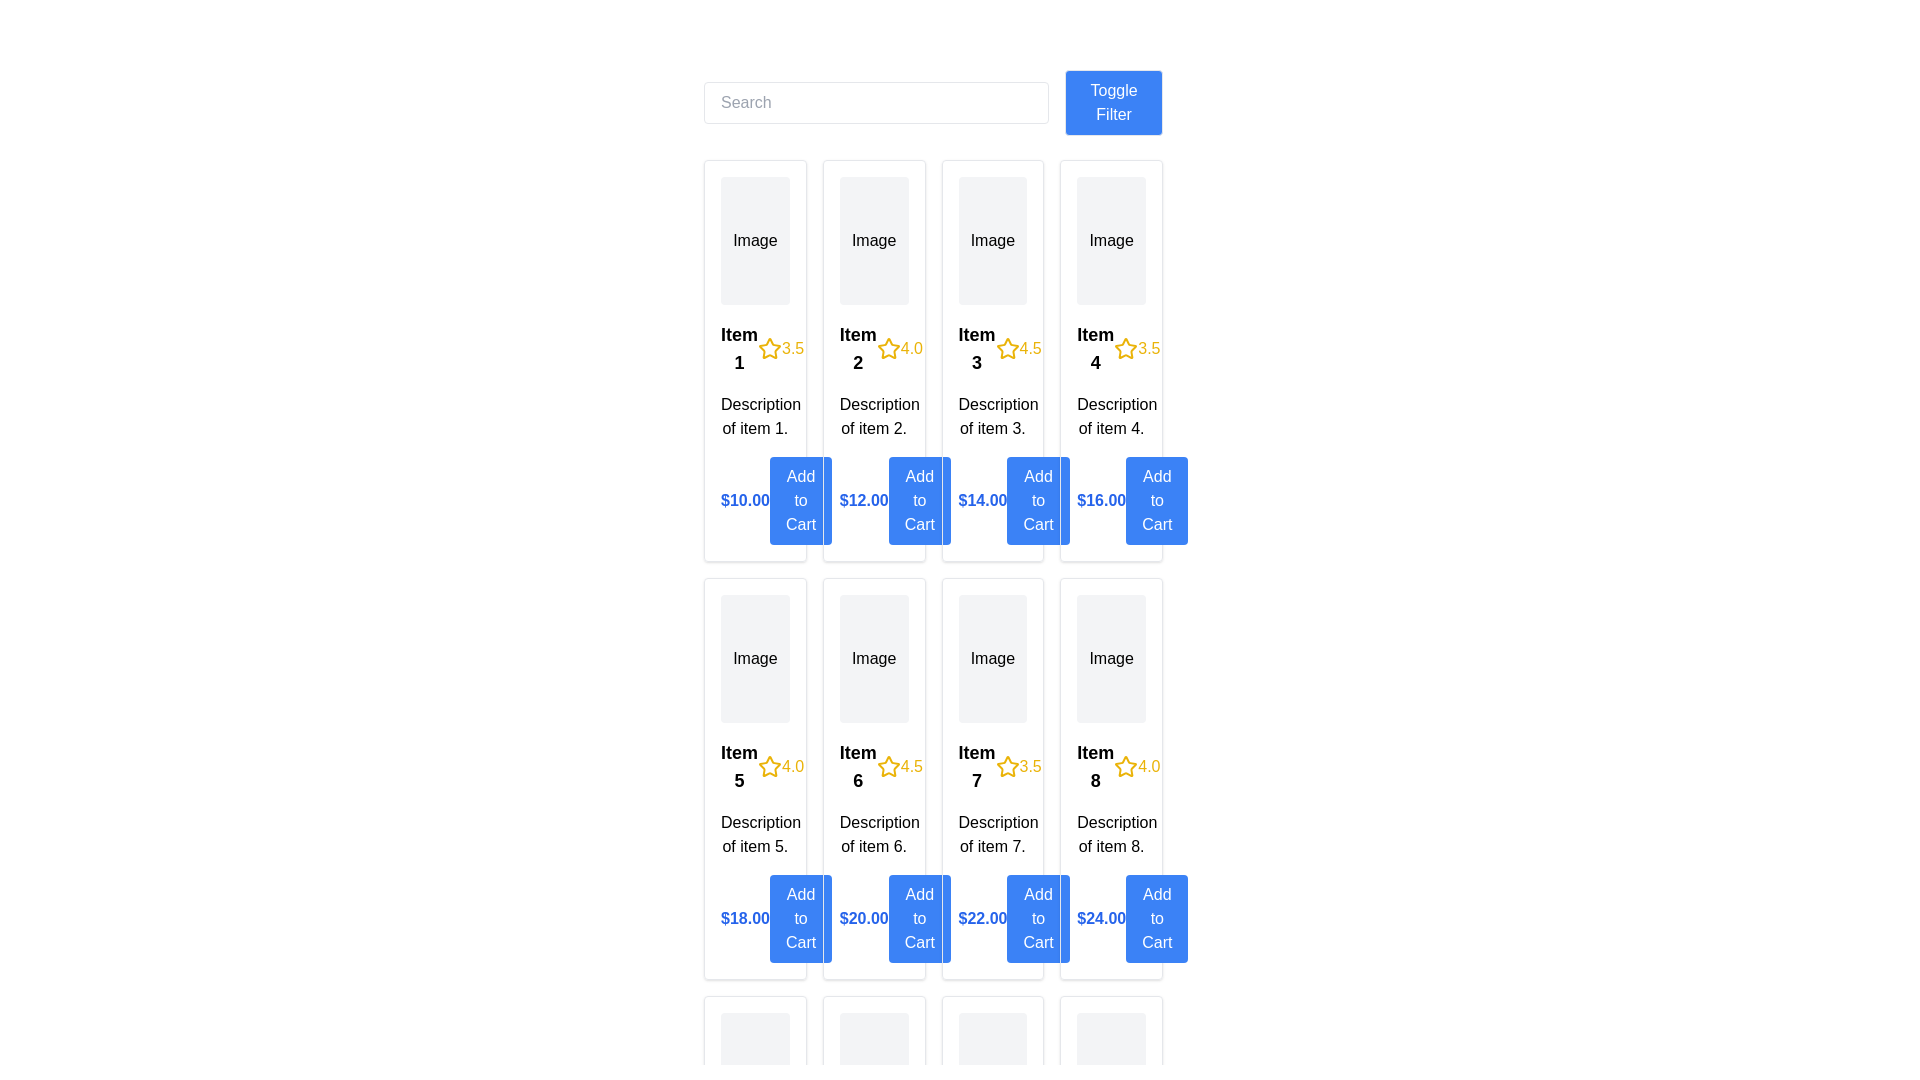  Describe the element at coordinates (754, 918) in the screenshot. I see `the price tag displaying '$18.00' in bold blue text located at the bottom of the fifth item card in the second row of the product grid` at that location.